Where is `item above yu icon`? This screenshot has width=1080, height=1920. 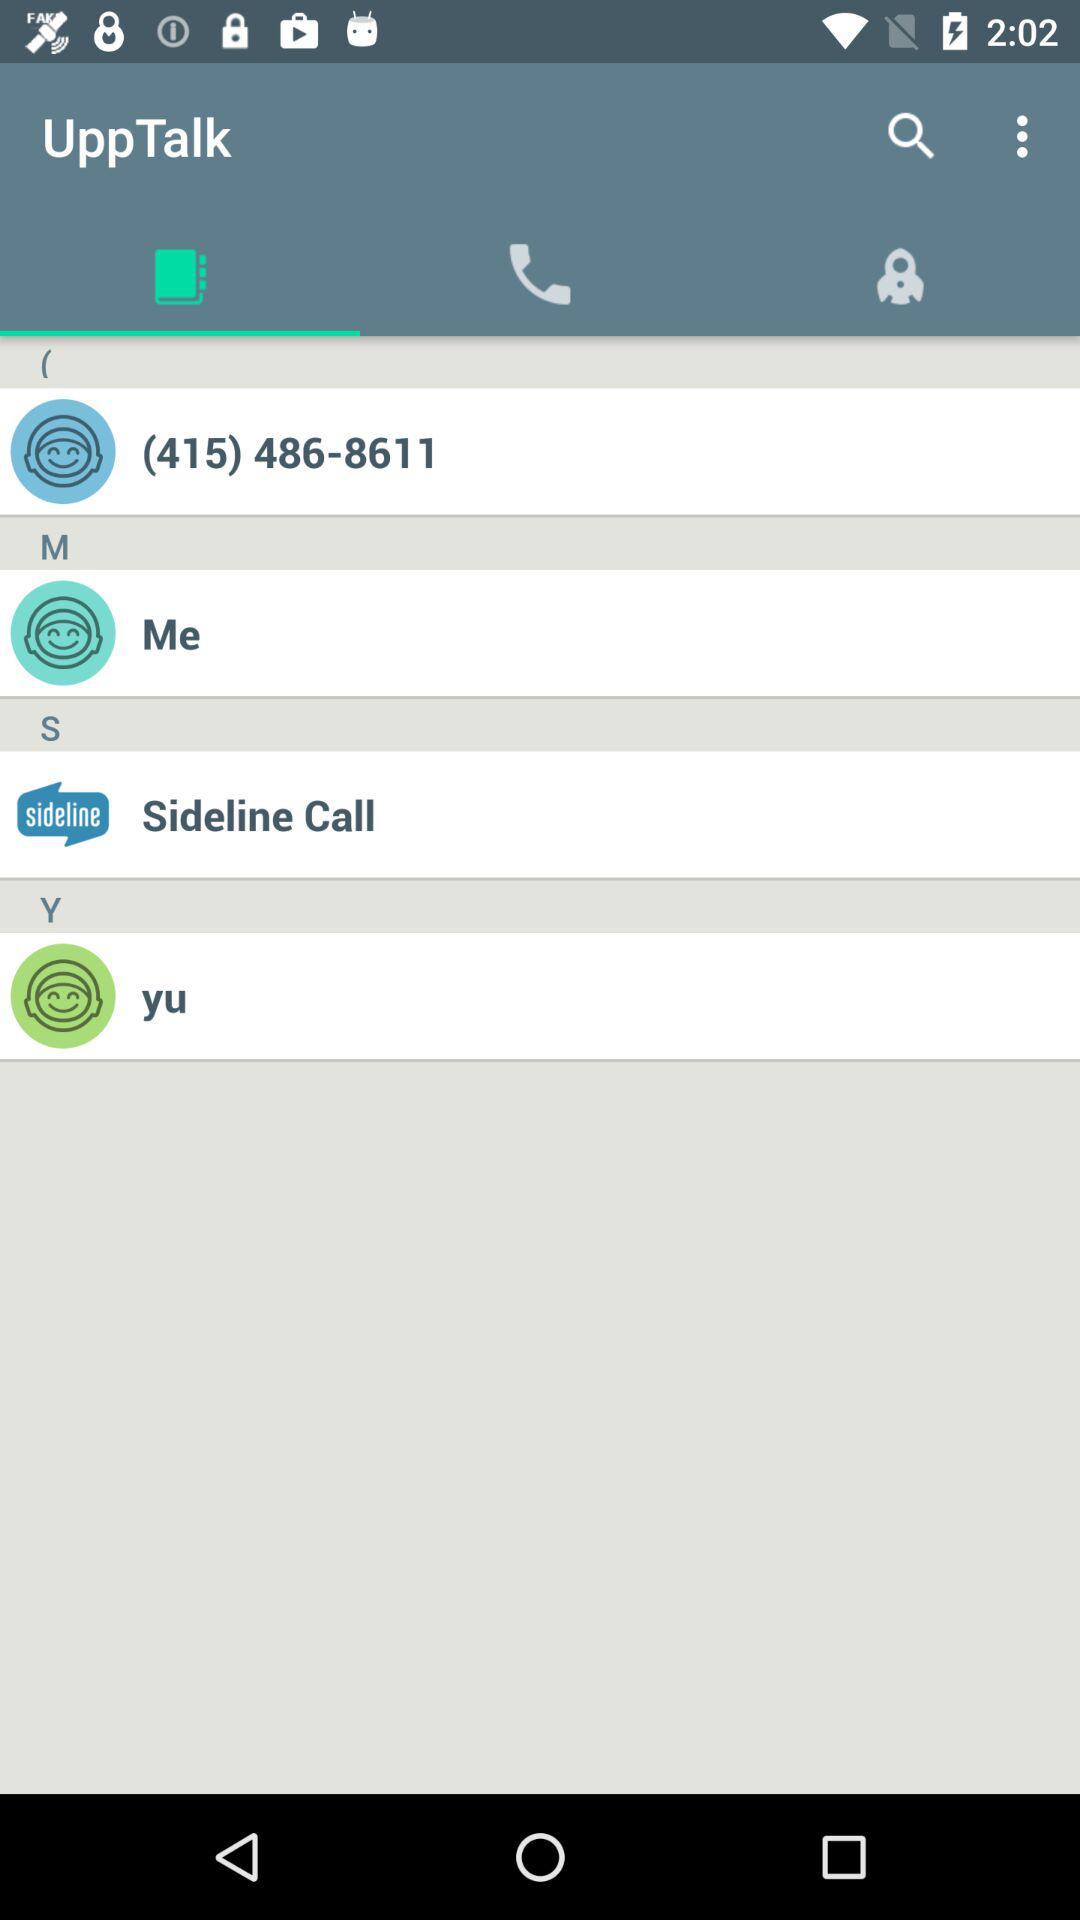
item above yu icon is located at coordinates (609, 814).